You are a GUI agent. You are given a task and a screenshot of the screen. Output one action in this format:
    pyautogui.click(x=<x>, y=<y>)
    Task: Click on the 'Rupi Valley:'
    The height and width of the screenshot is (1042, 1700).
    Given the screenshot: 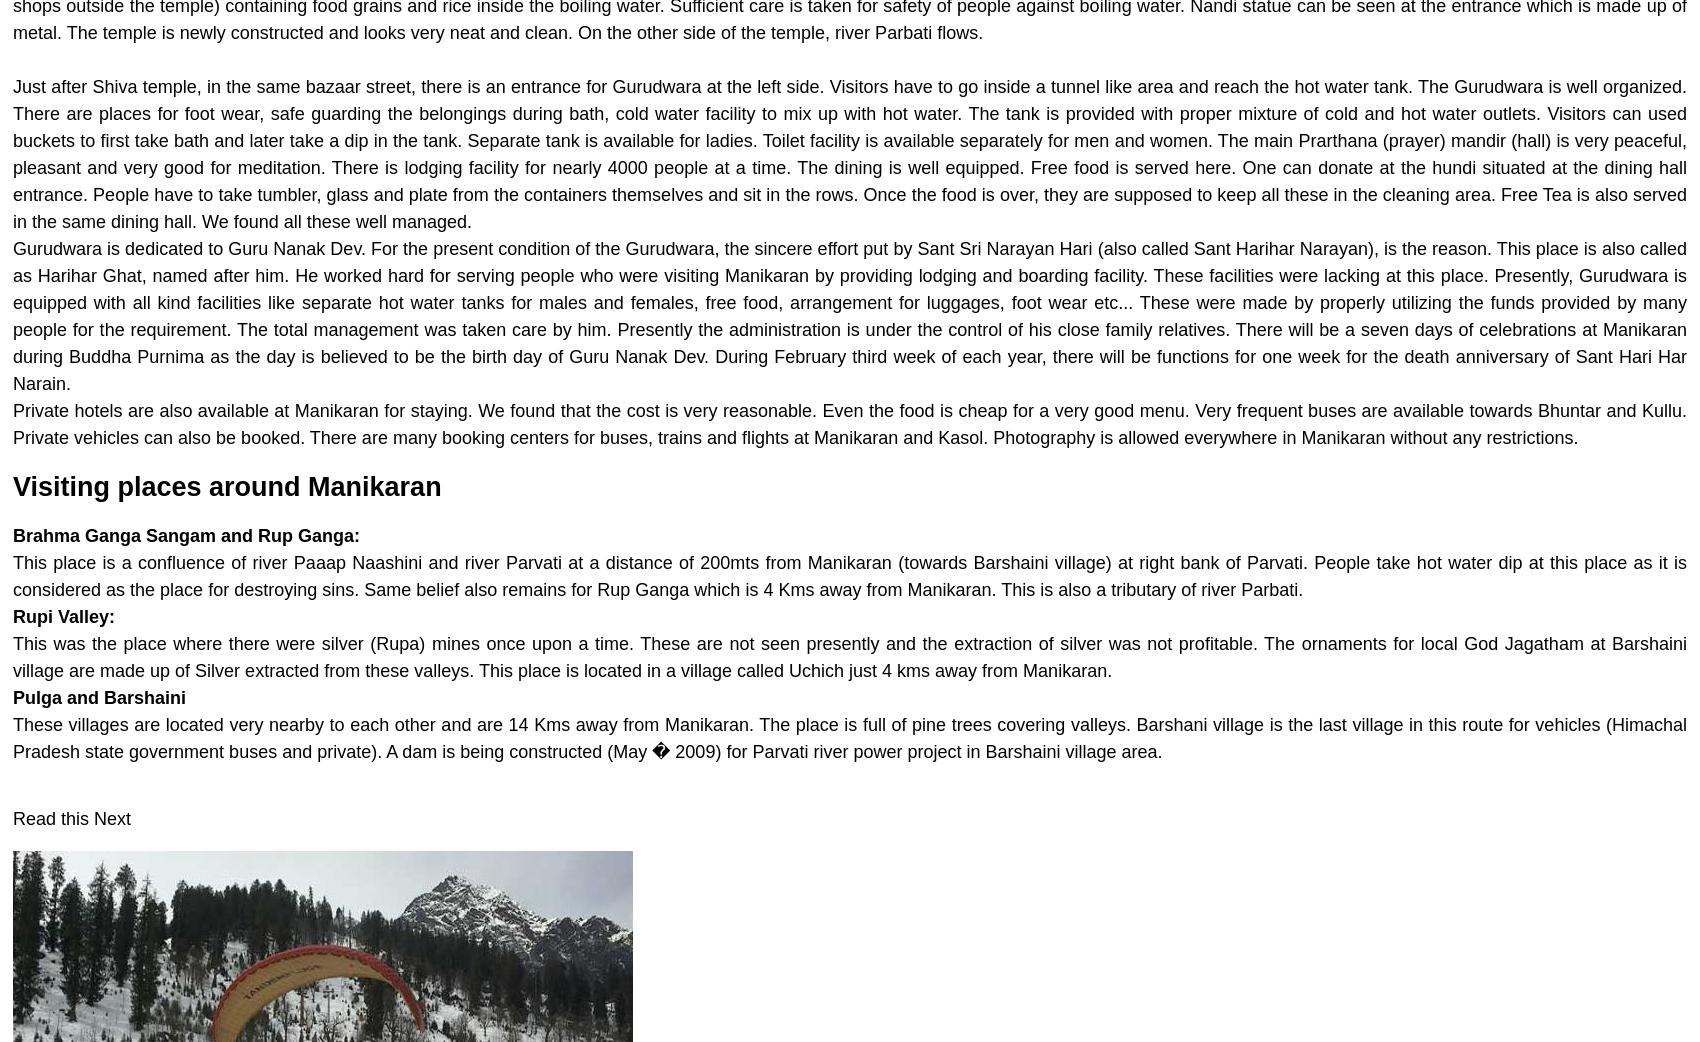 What is the action you would take?
    pyautogui.click(x=63, y=616)
    